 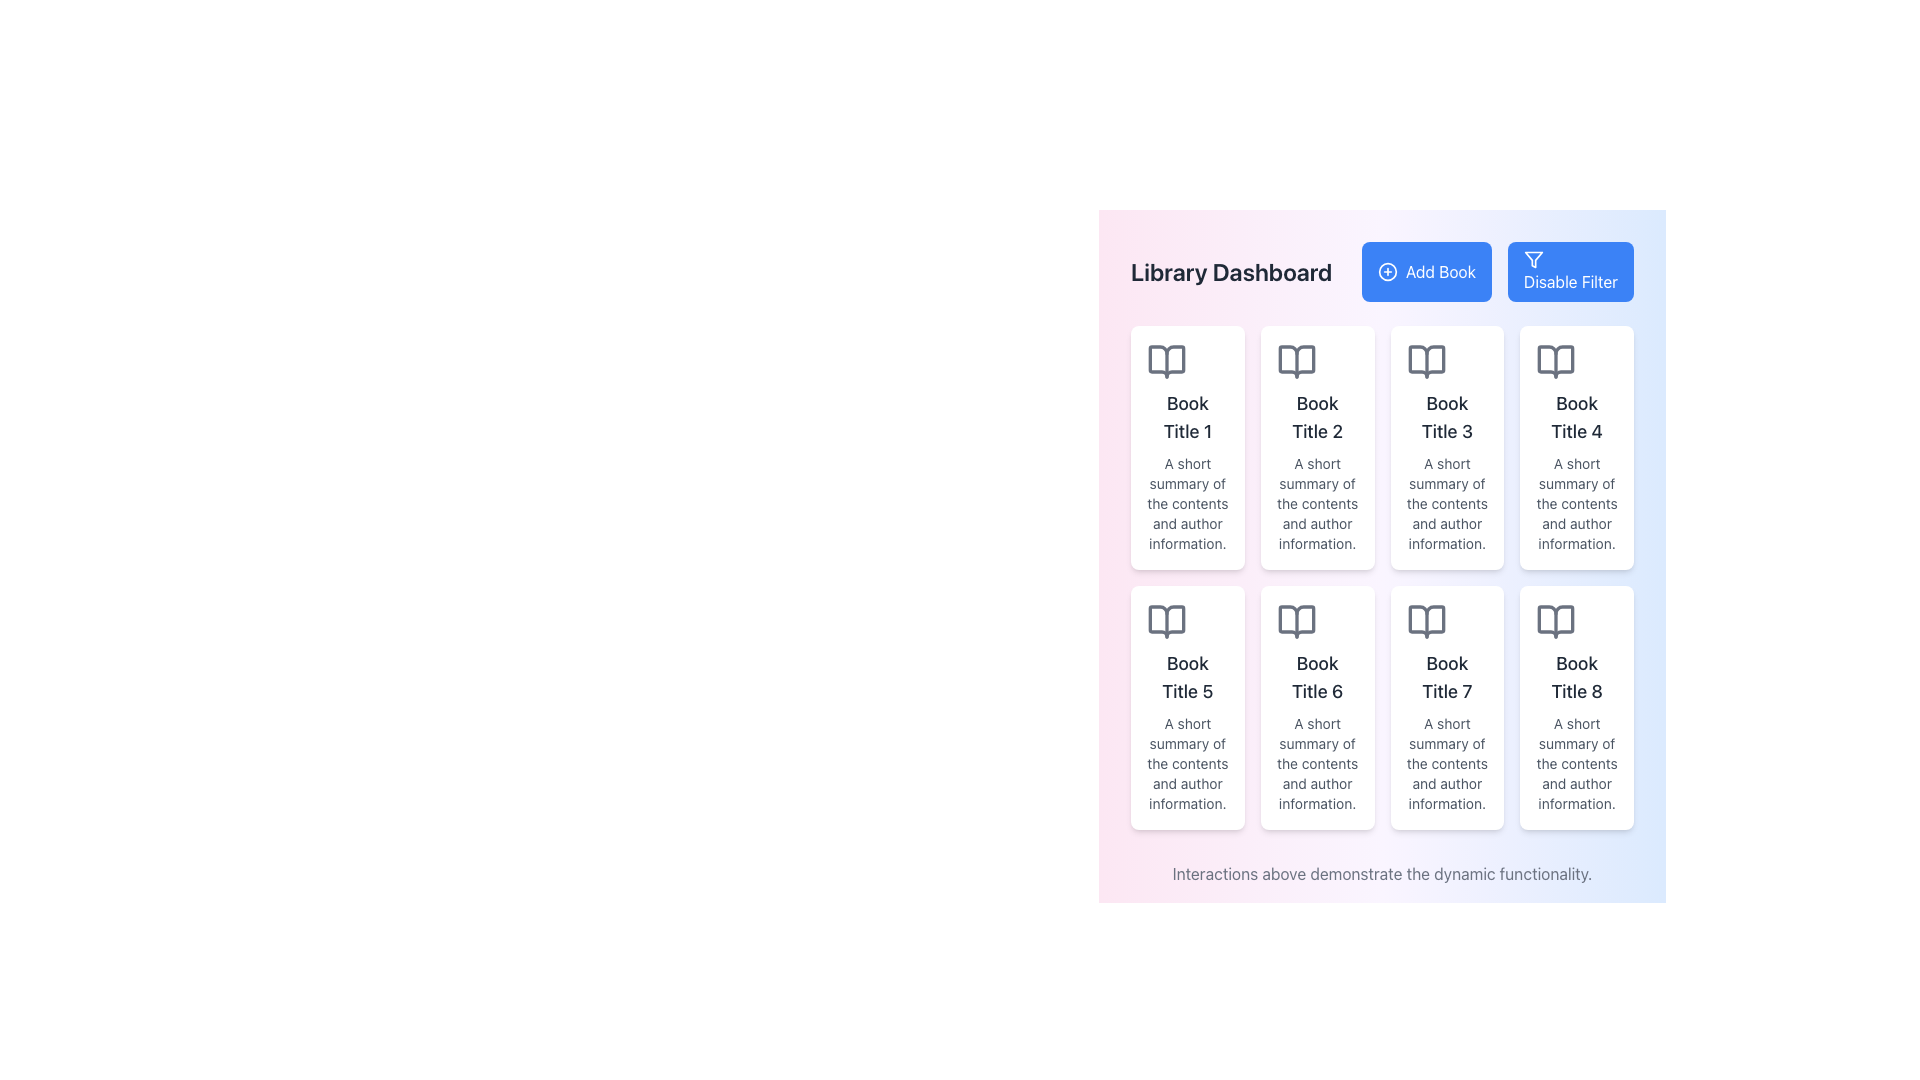 What do you see at coordinates (1296, 620) in the screenshot?
I see `the decorative book icon located at the top of the 'Book Title 6' card in the second row, third column of the dashboard grid layout` at bounding box center [1296, 620].